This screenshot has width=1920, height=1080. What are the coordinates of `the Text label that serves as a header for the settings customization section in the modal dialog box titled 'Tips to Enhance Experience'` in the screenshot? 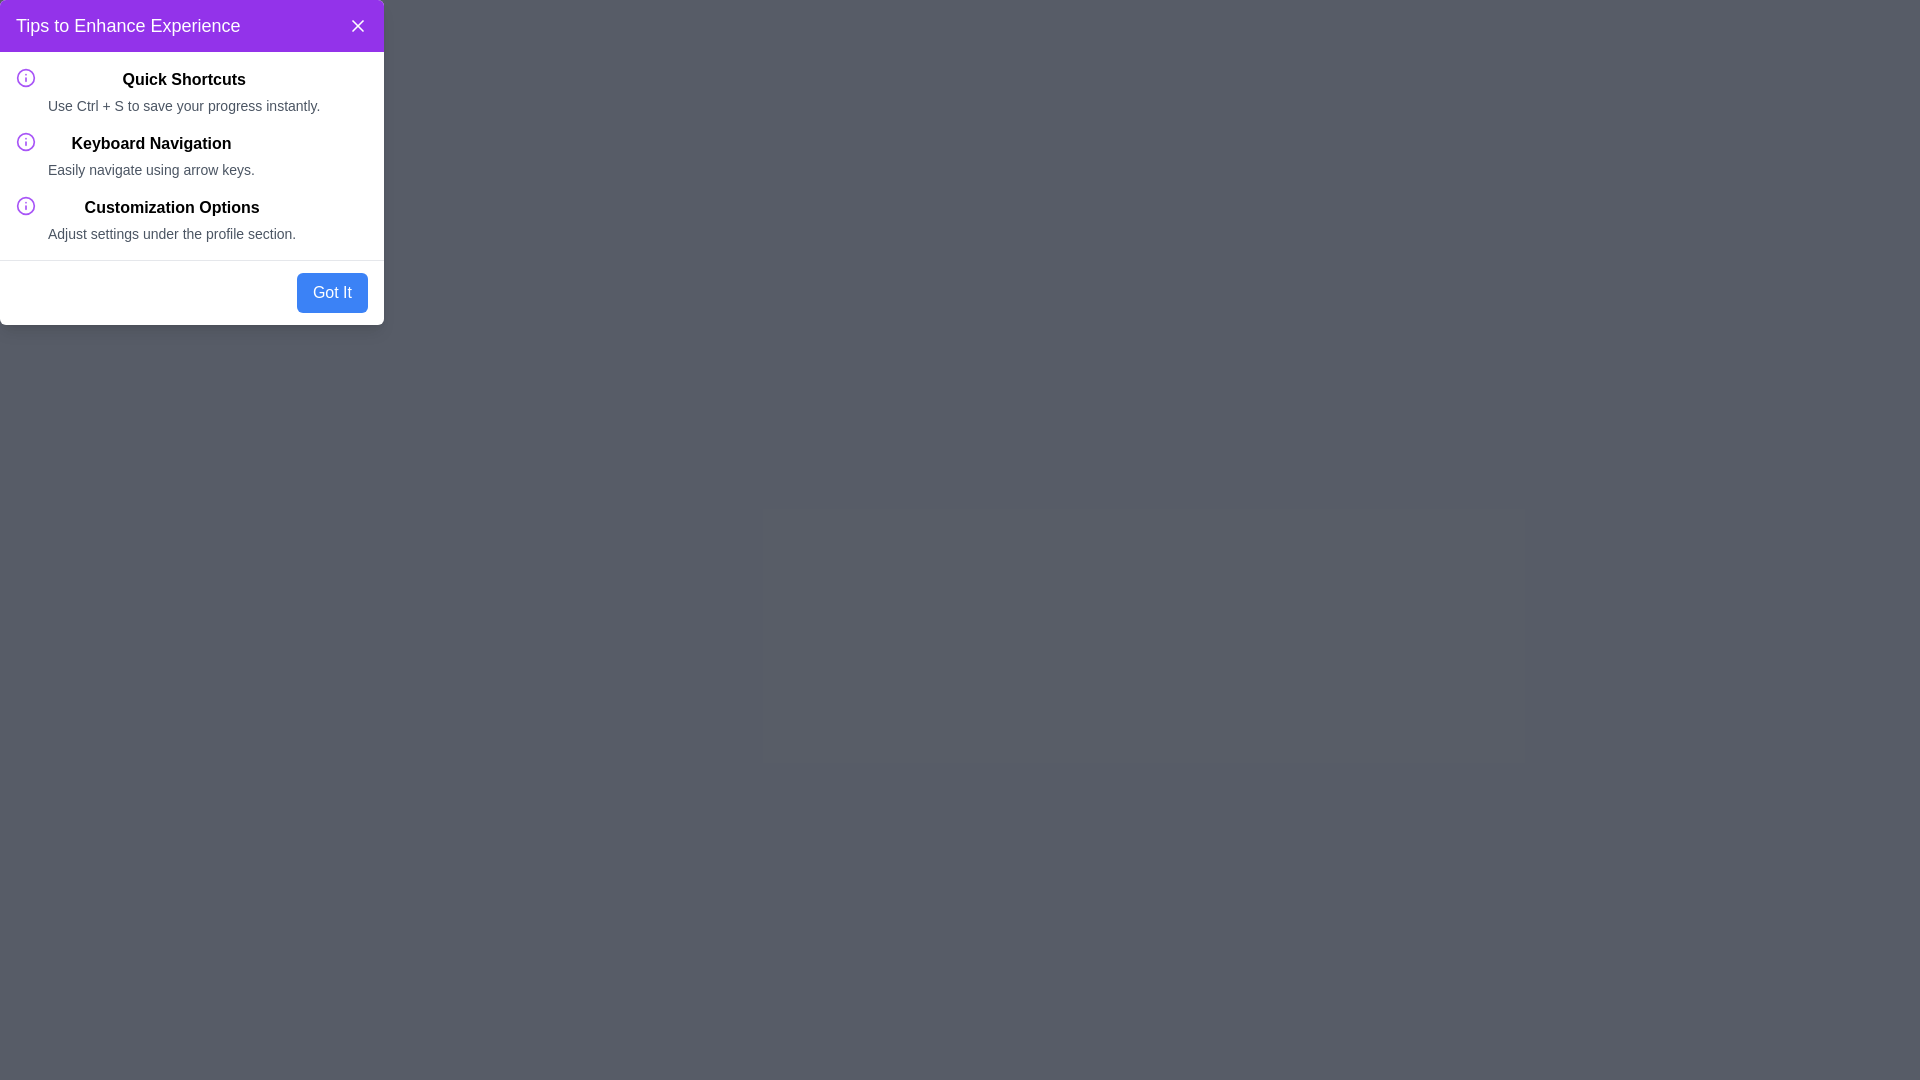 It's located at (172, 208).